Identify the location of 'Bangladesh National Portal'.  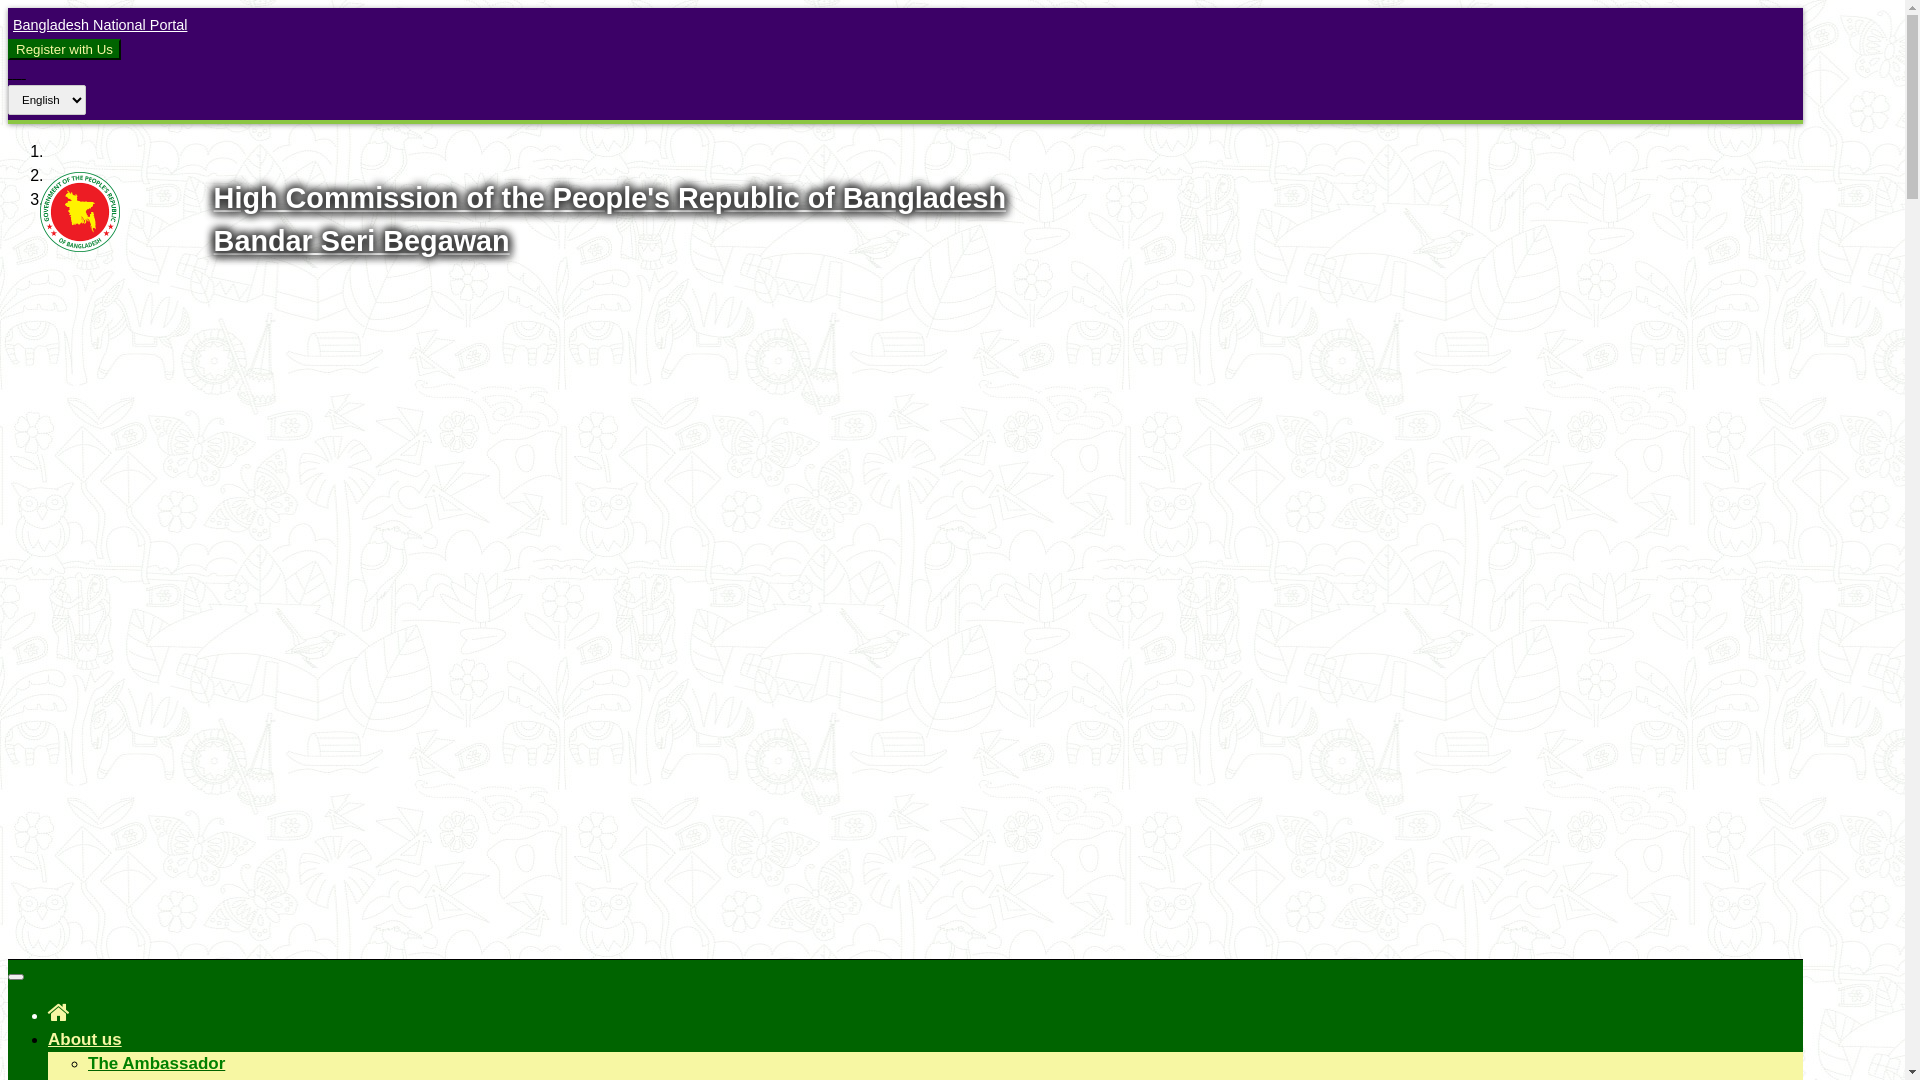
(96, 24).